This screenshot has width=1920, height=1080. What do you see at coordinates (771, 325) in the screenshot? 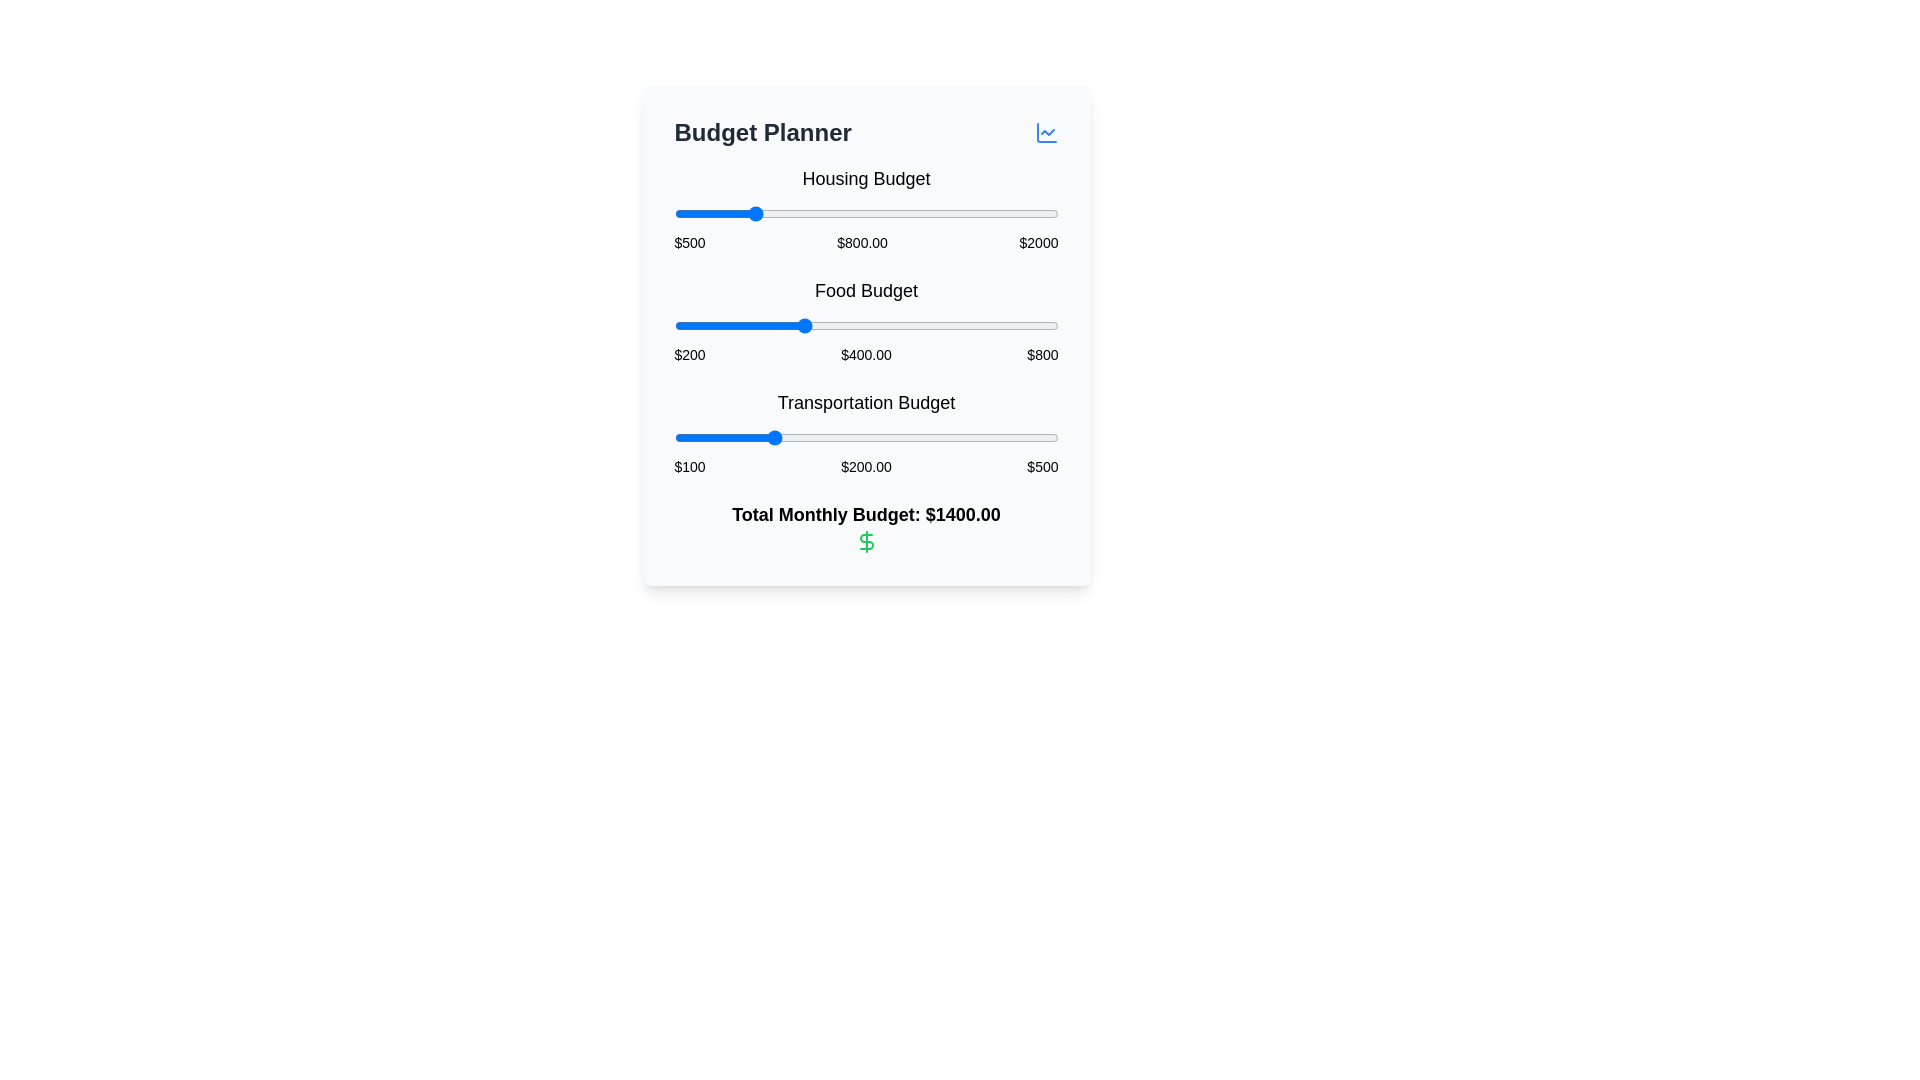
I see `the Food Budget slider value` at bounding box center [771, 325].